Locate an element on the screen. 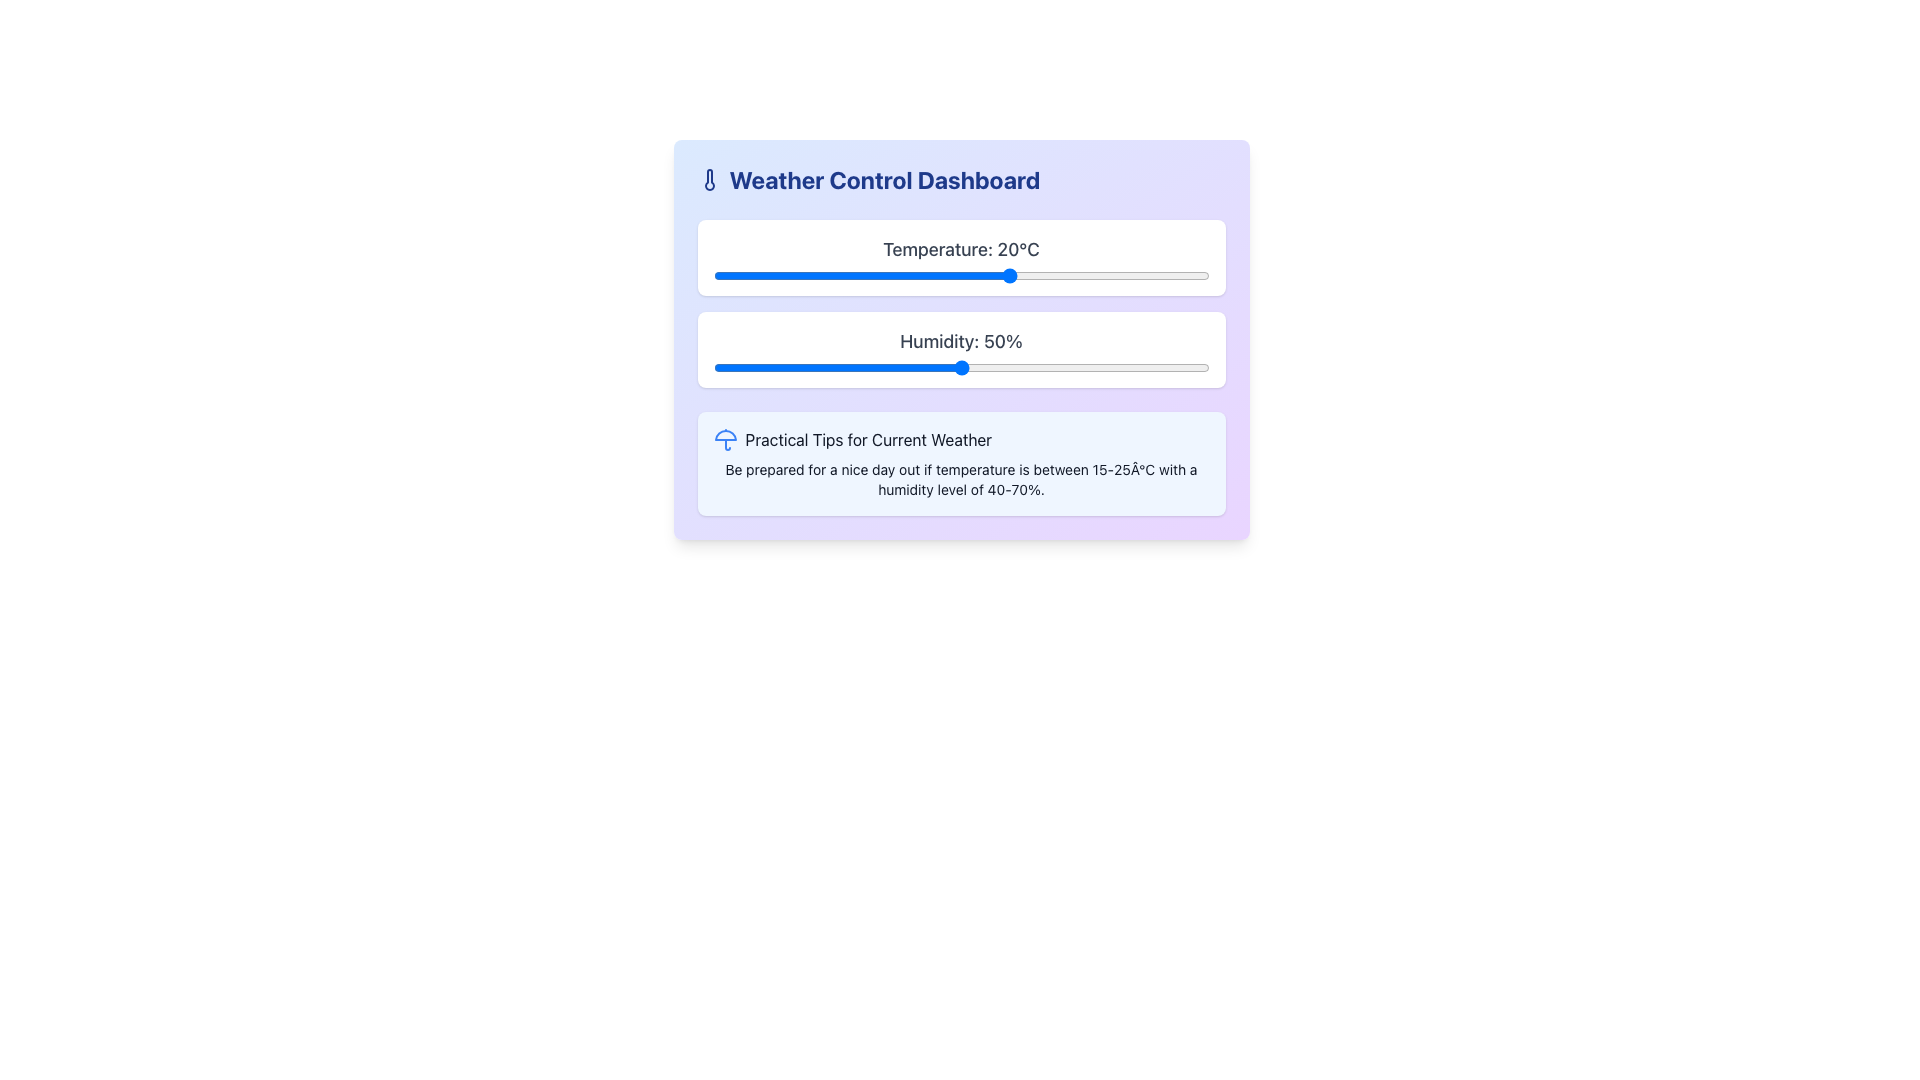  the humidity is located at coordinates (1203, 367).